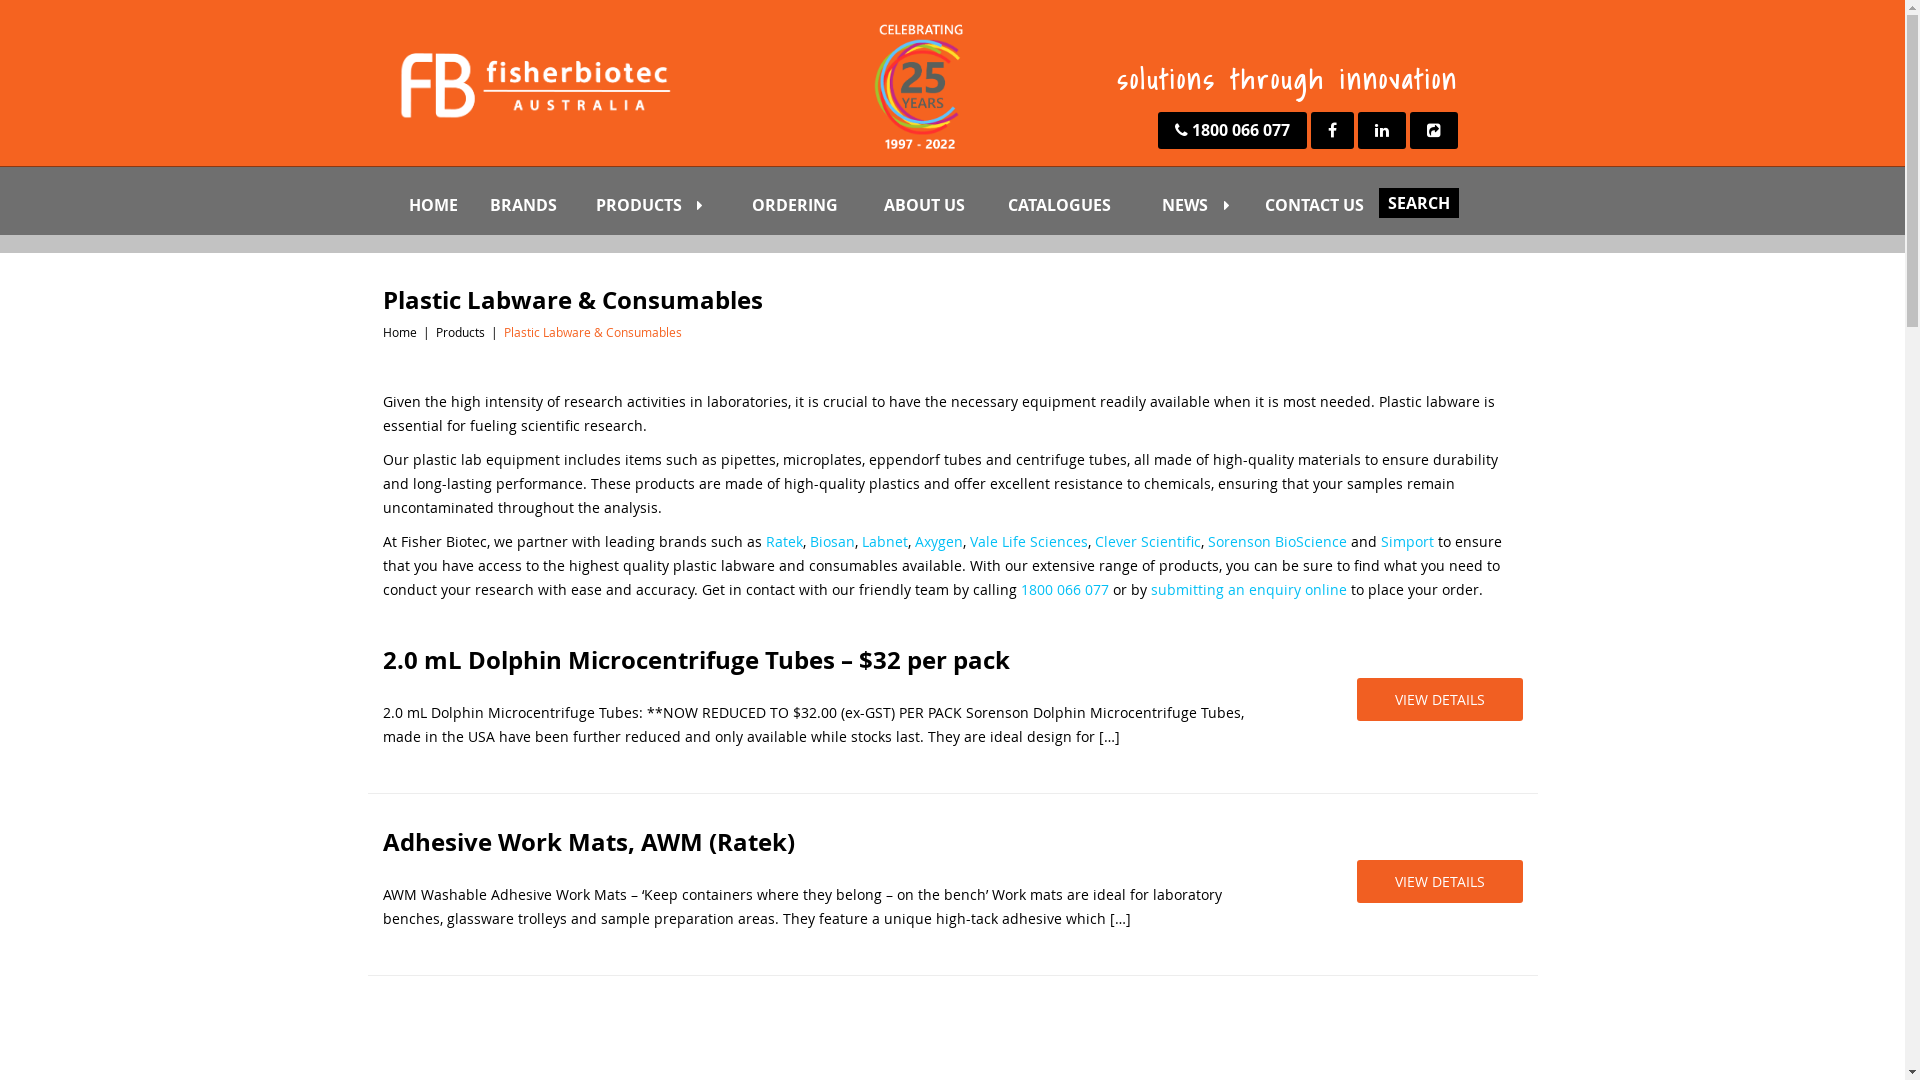  What do you see at coordinates (1405, 541) in the screenshot?
I see `'Simport'` at bounding box center [1405, 541].